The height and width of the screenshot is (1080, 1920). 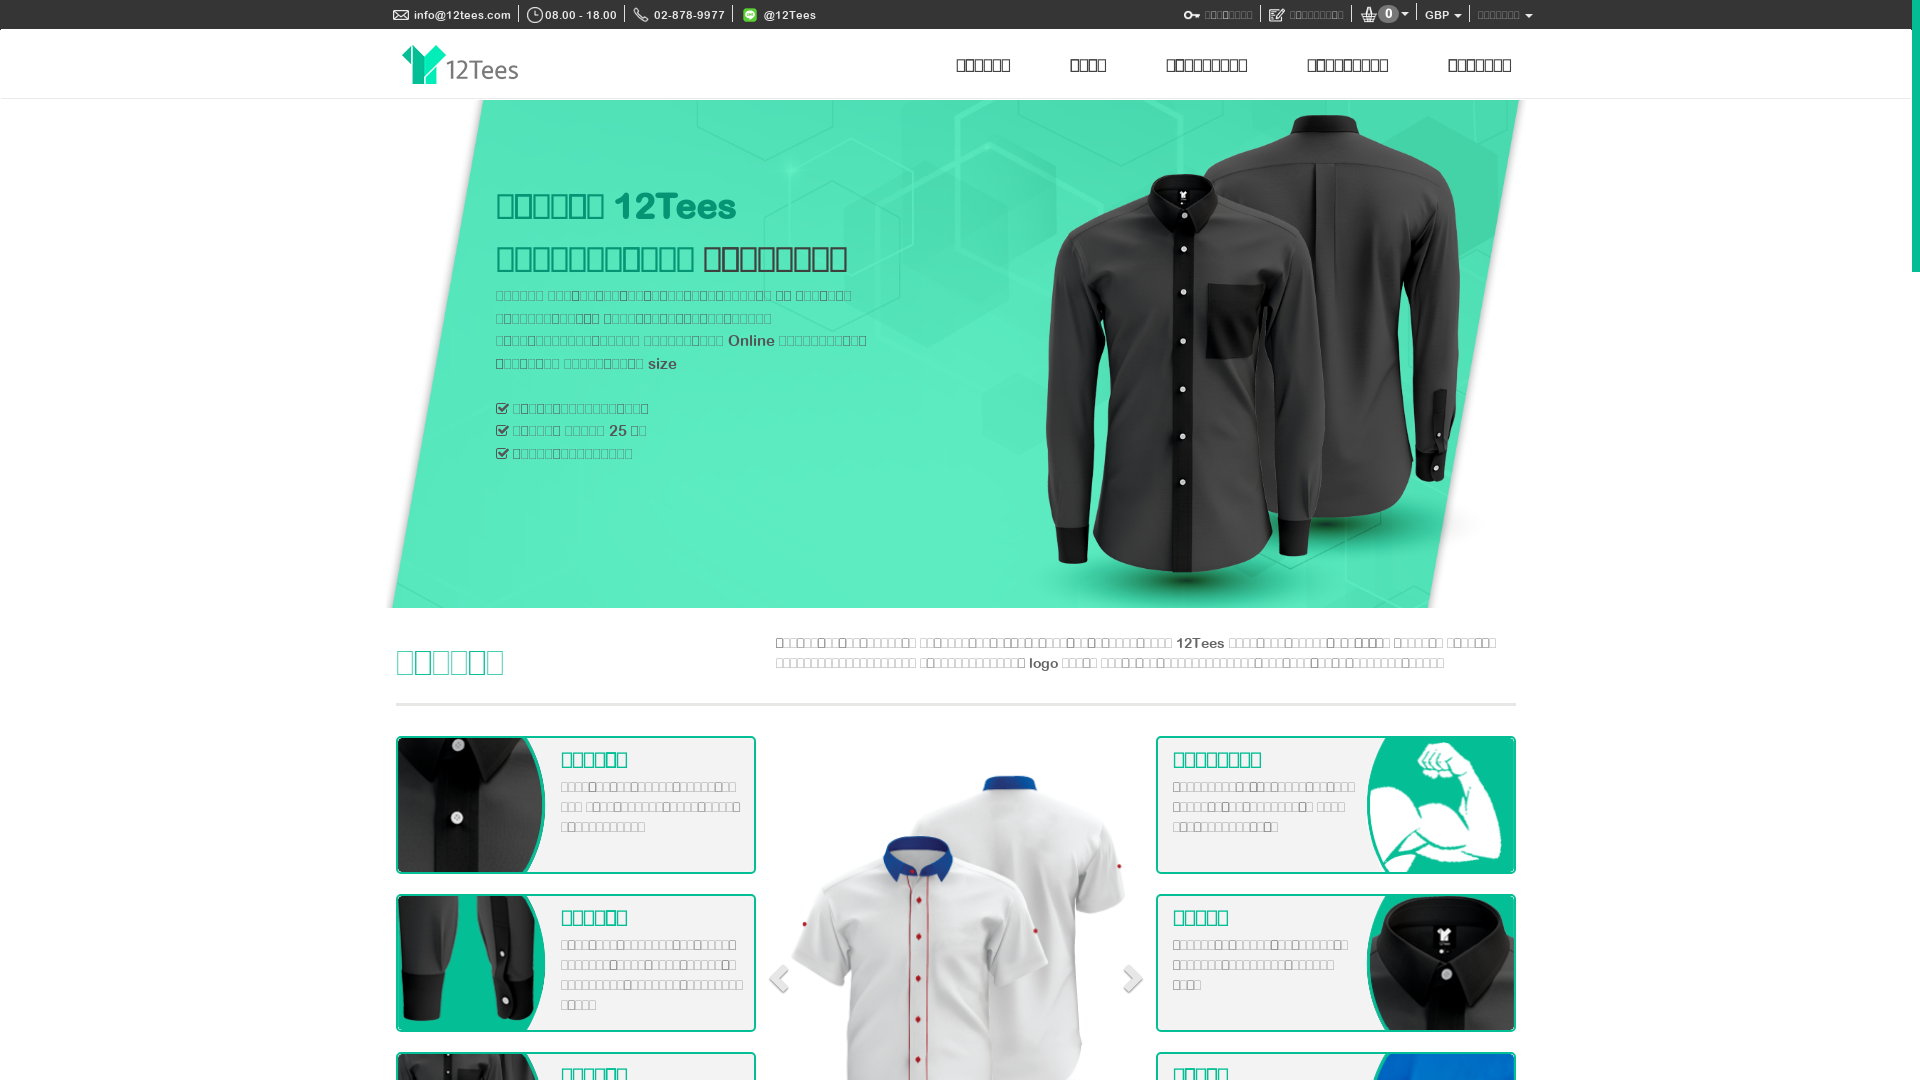 I want to click on 'Next', so click(x=1483, y=353).